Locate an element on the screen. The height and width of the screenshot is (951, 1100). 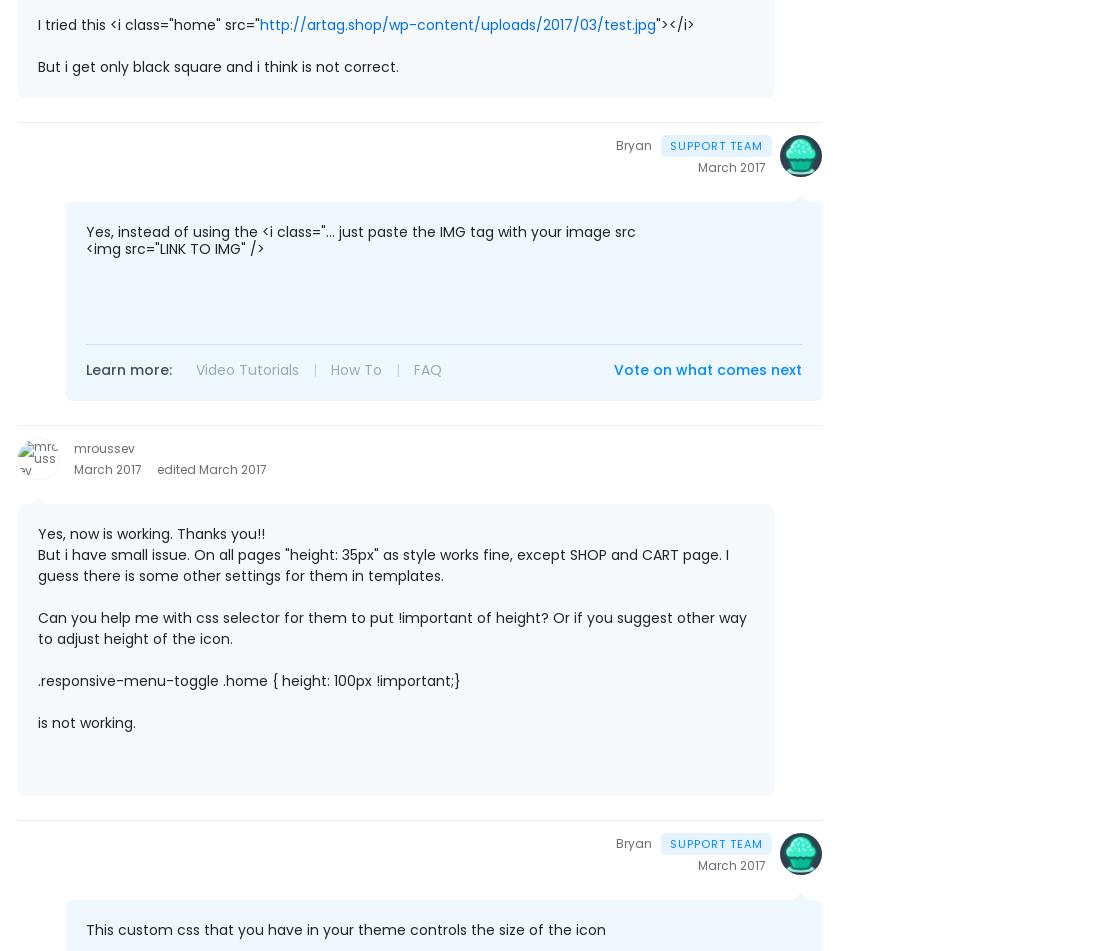
'I tried this <i class="home" src="' is located at coordinates (148, 23).